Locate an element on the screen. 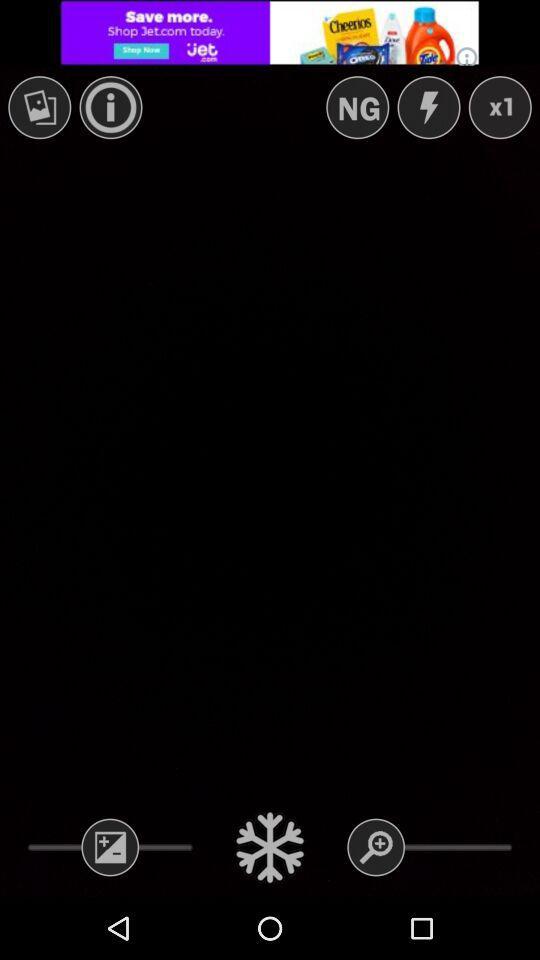  advertisement is located at coordinates (270, 31).